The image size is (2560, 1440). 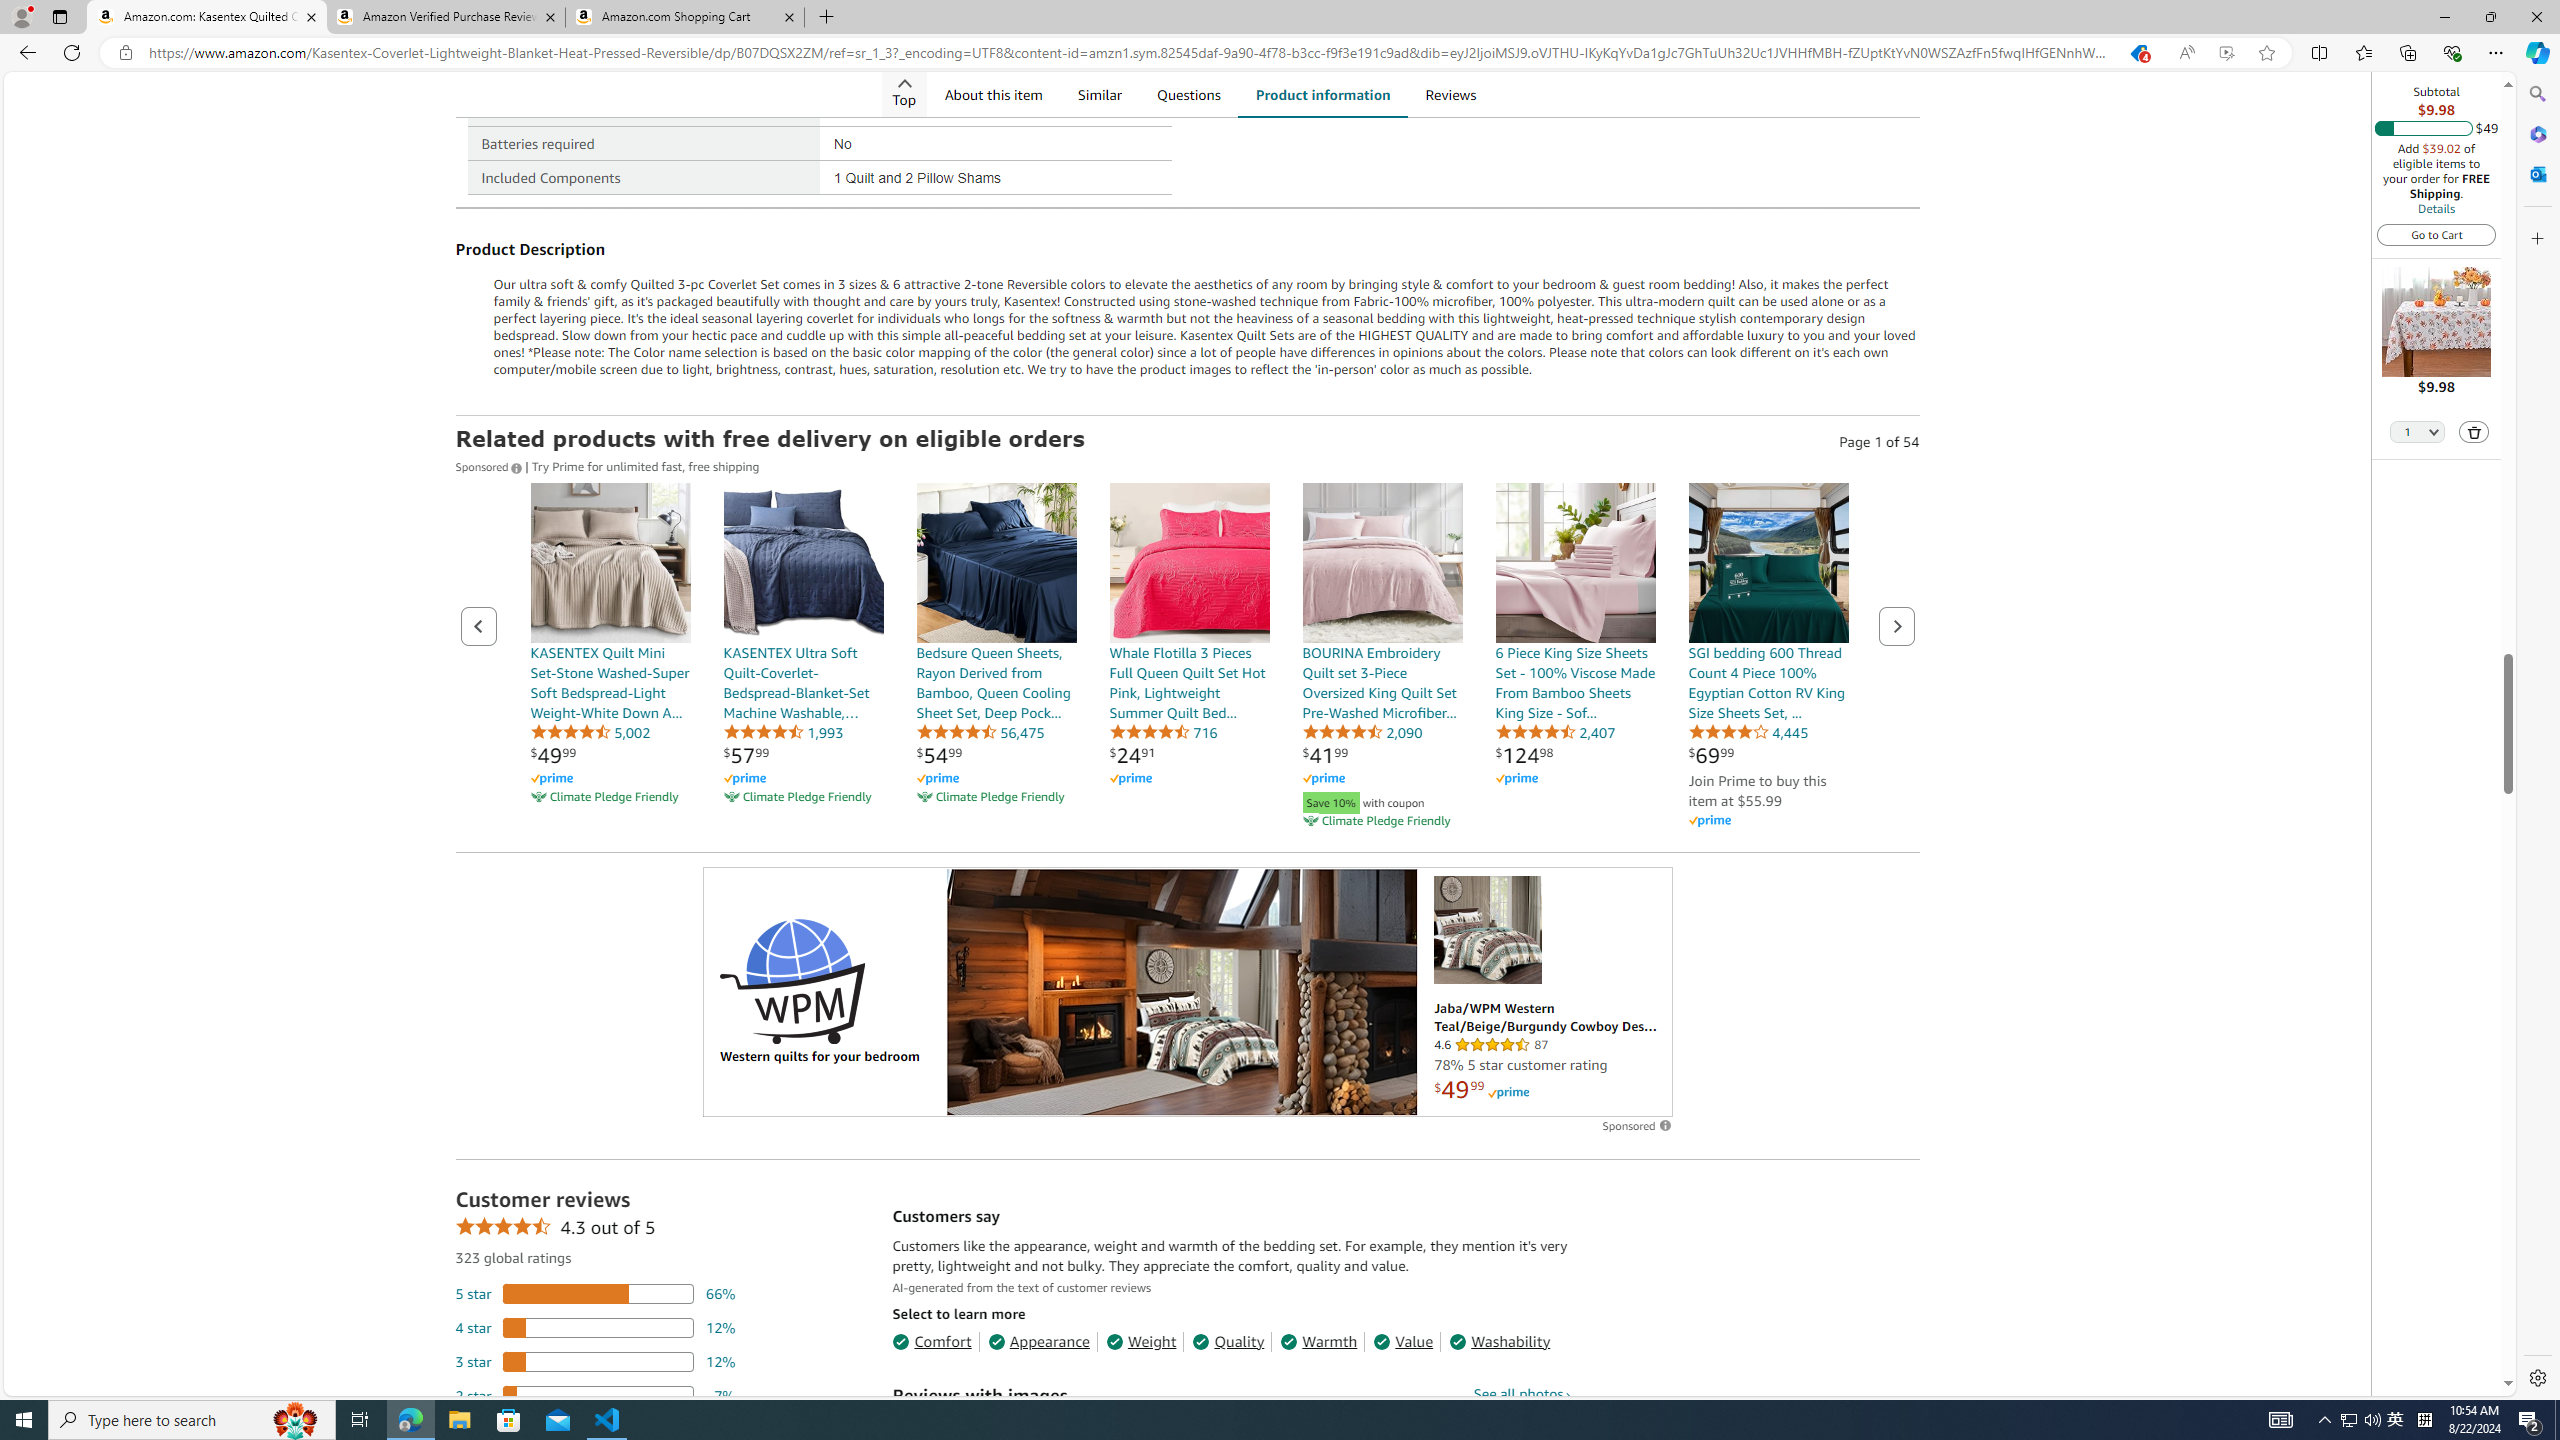 I want to click on 'Appearance', so click(x=1039, y=1340).